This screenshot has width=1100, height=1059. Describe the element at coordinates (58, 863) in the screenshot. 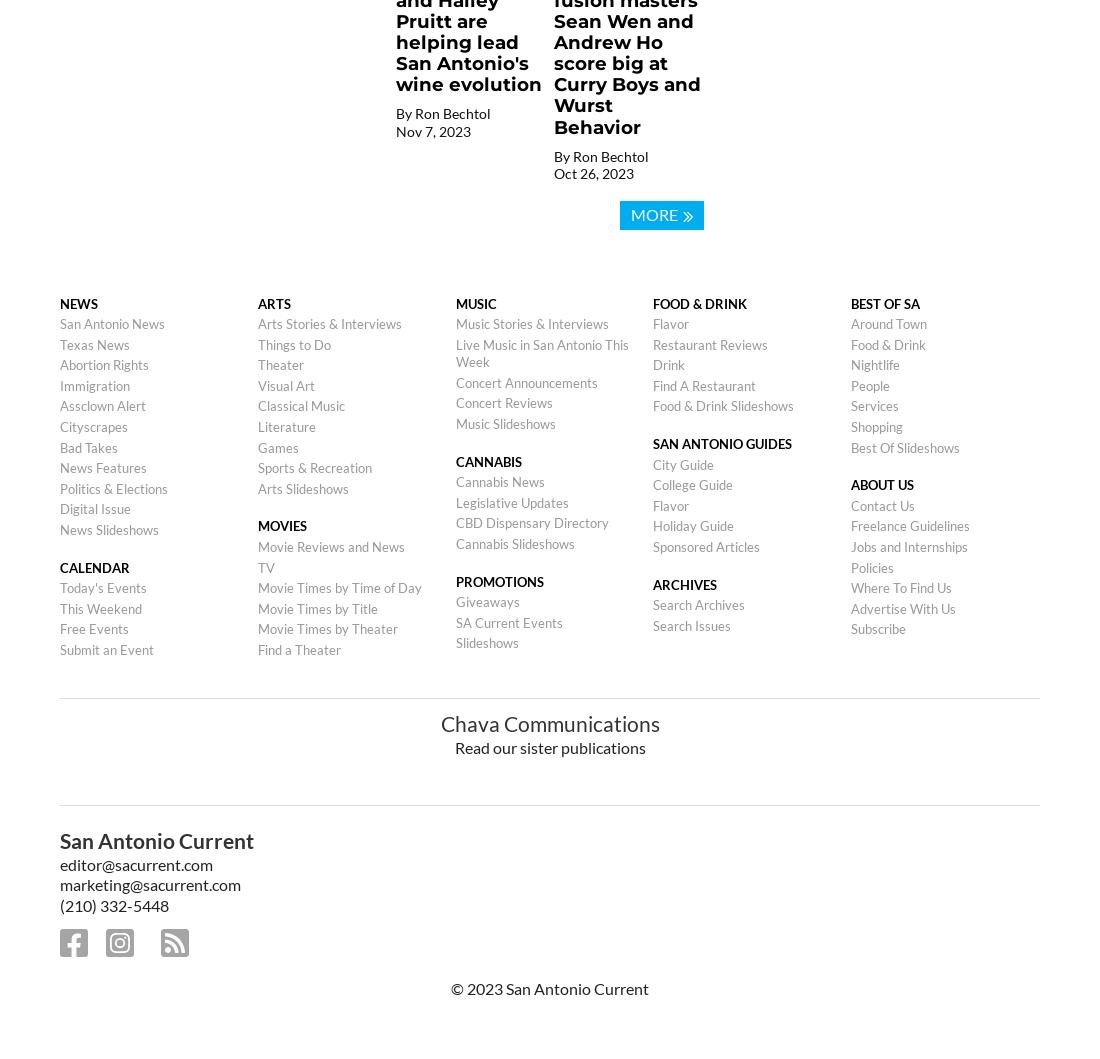

I see `'editor@sacurrent.com'` at that location.